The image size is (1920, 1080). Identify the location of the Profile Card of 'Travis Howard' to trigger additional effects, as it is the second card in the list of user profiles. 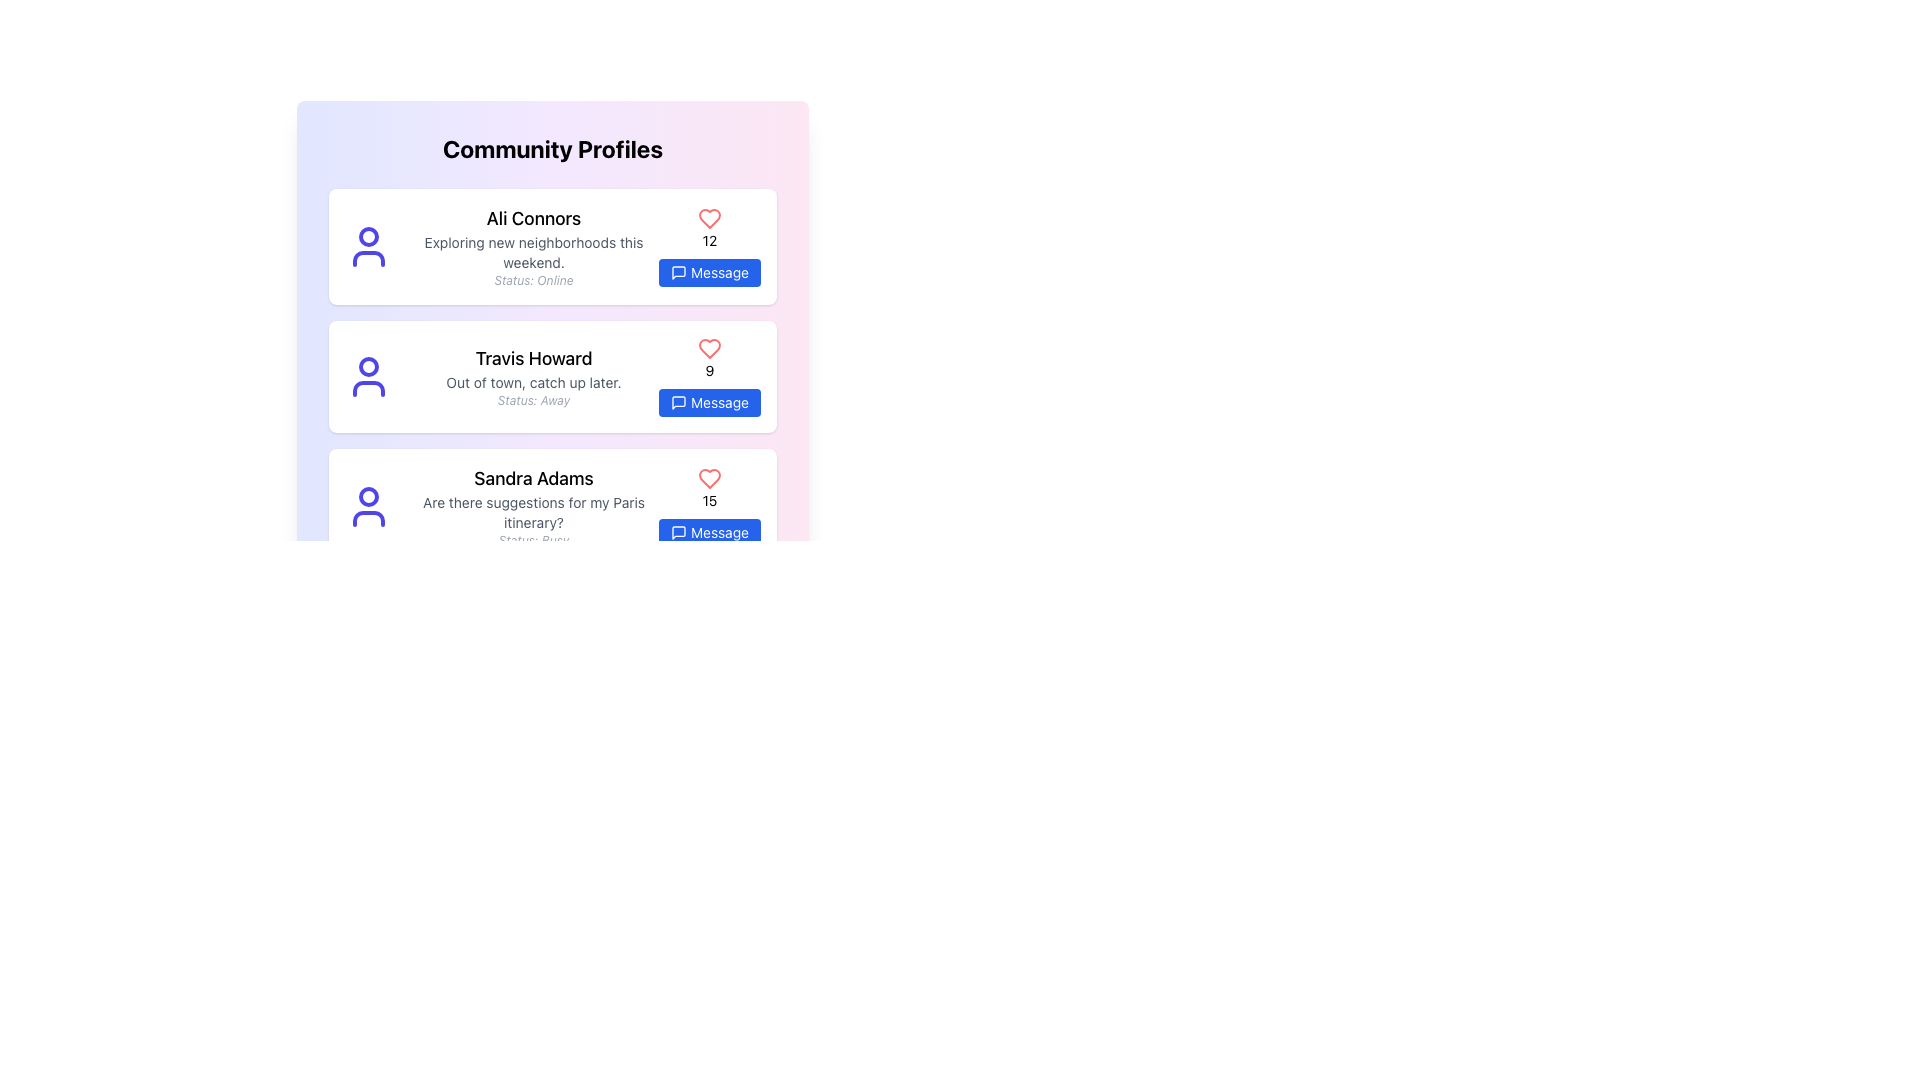
(552, 377).